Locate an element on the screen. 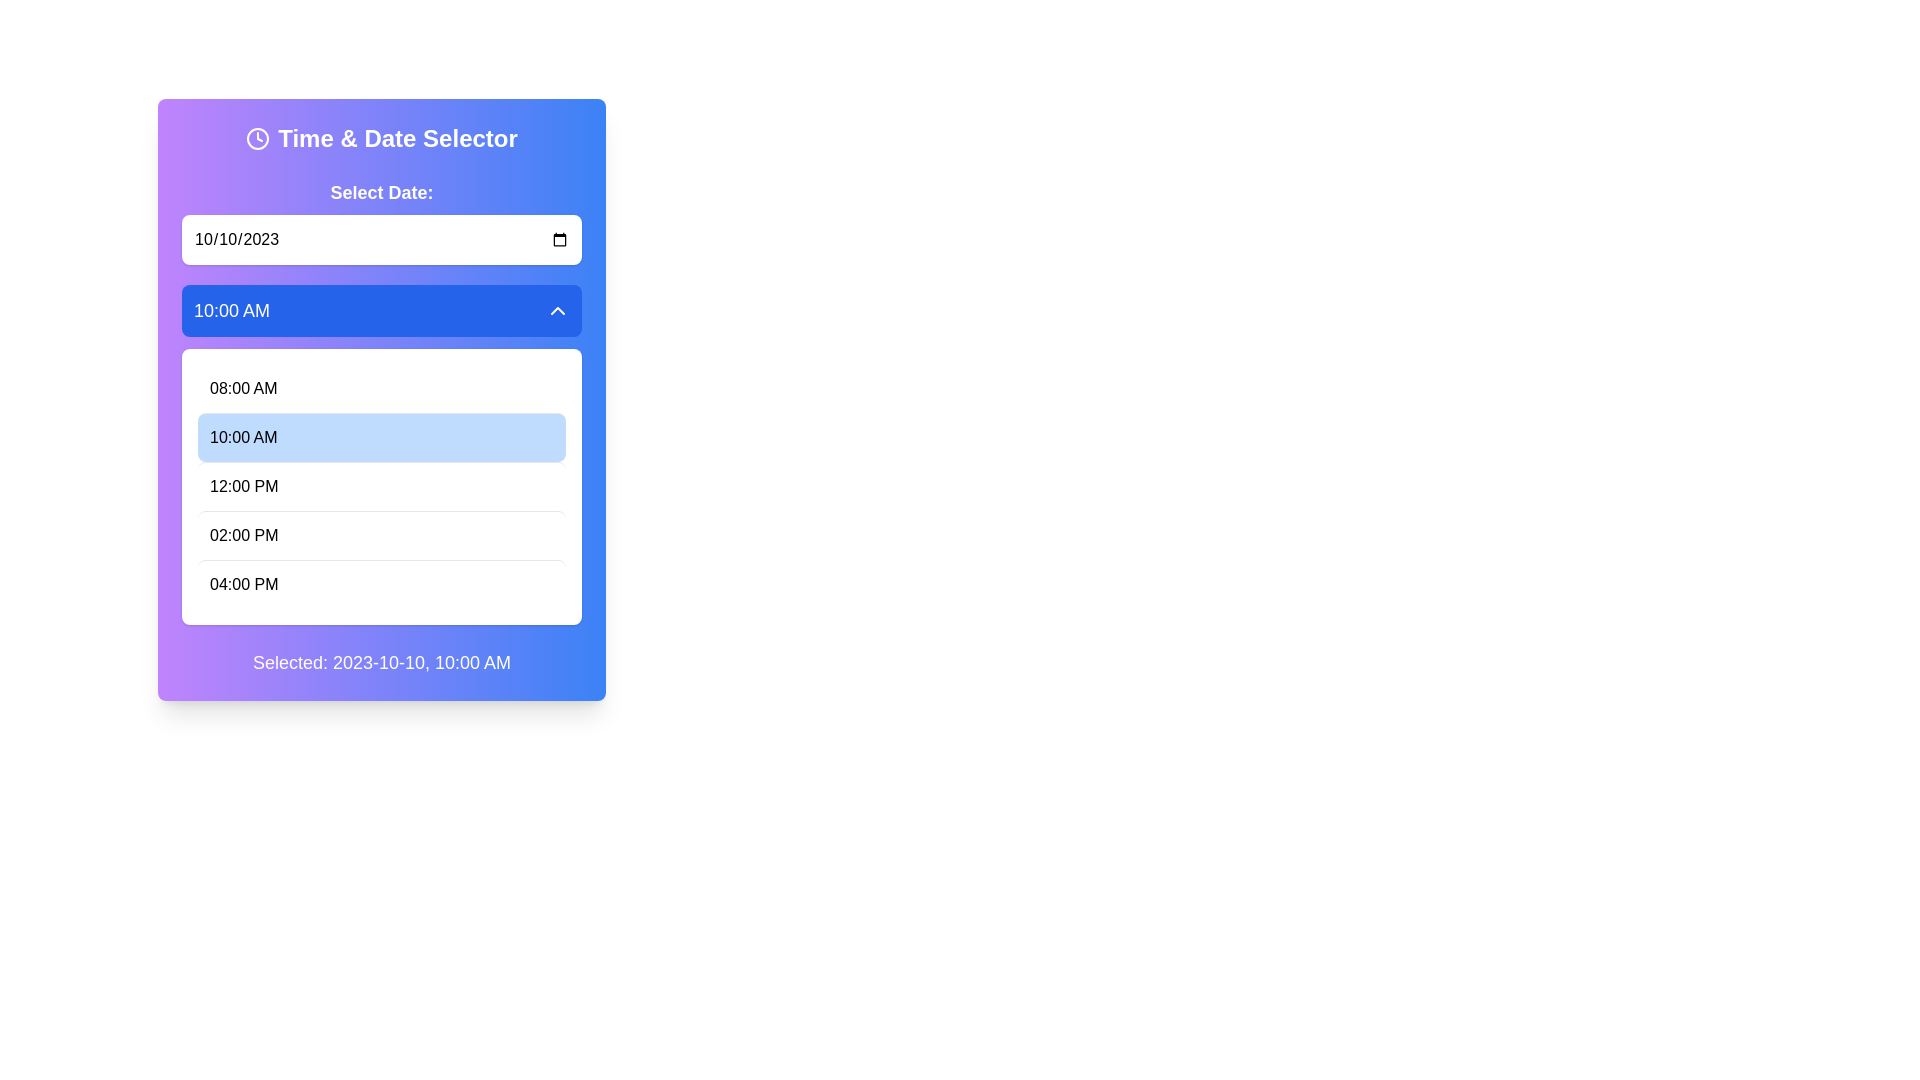 Image resolution: width=1920 pixels, height=1080 pixels. the last selectable list item in the dropdown menu is located at coordinates (382, 584).